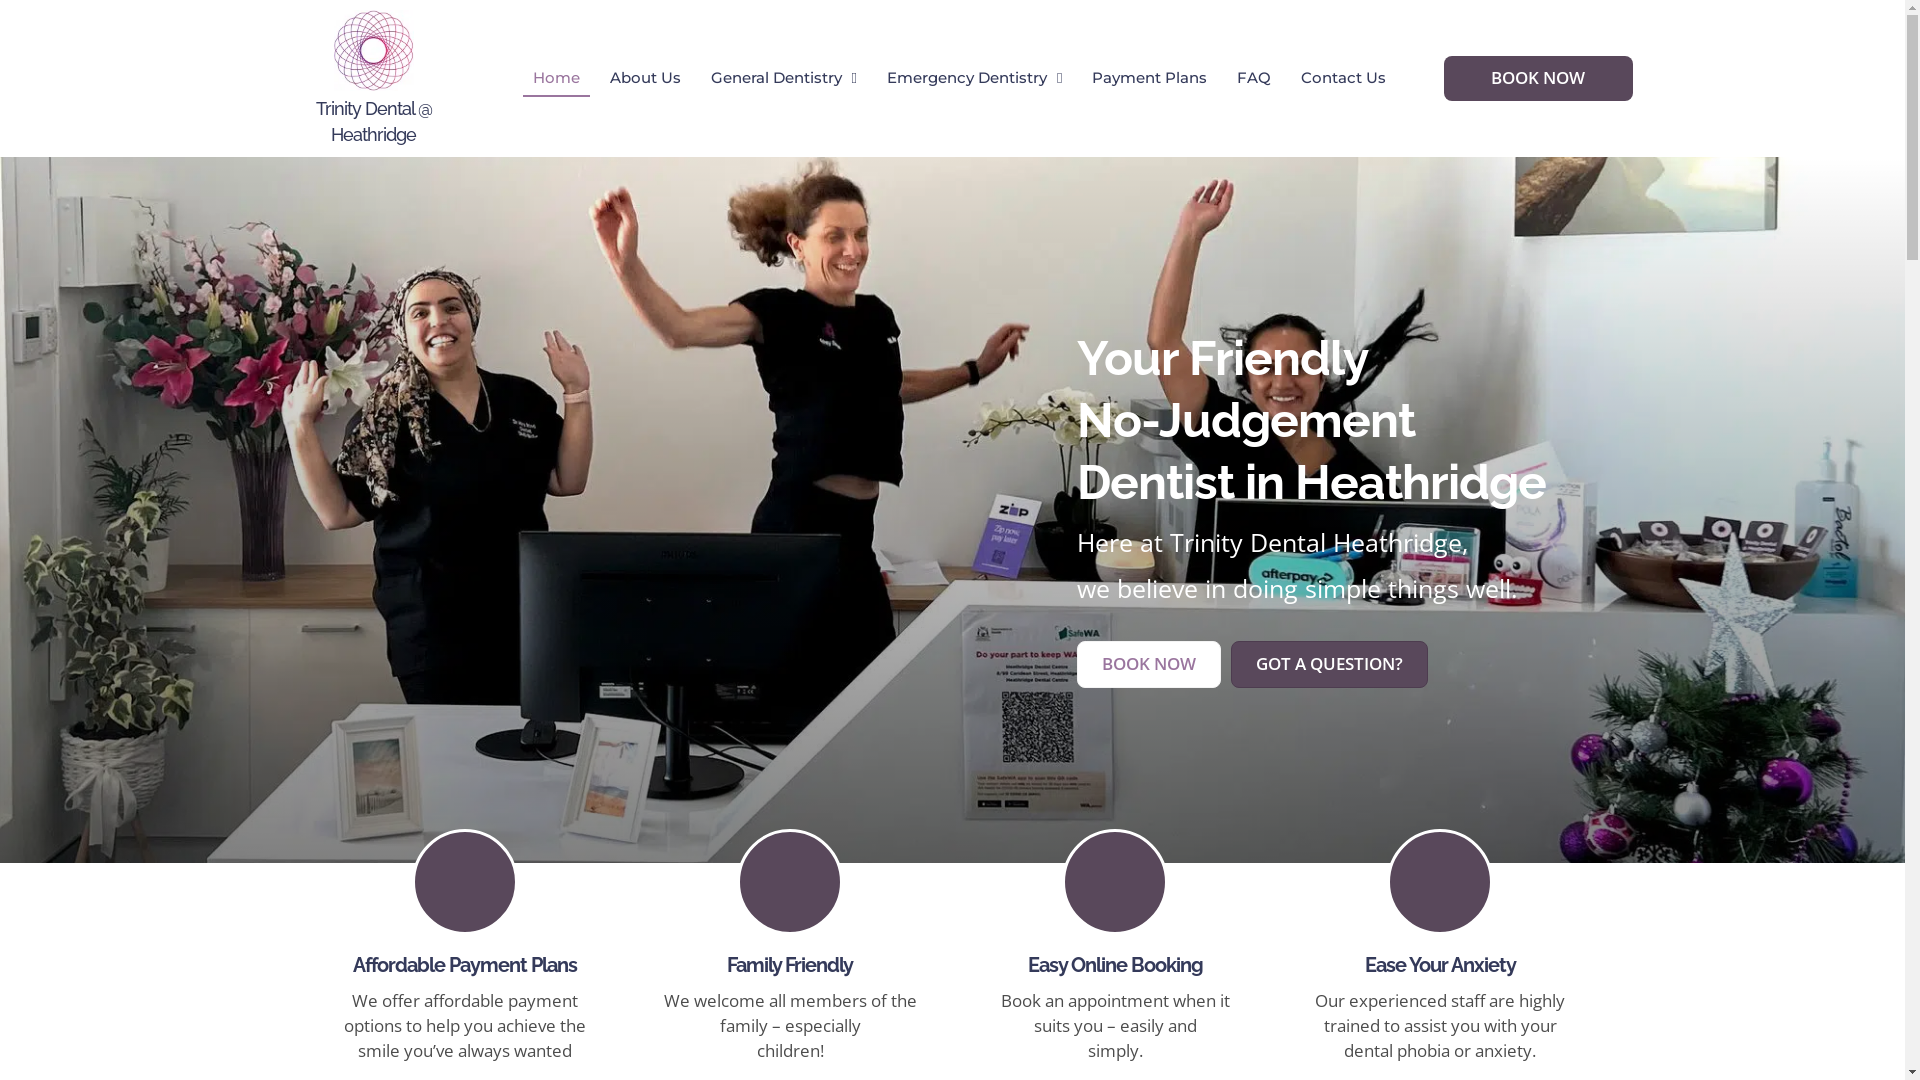 The image size is (1920, 1080). I want to click on 'Emergency Dentistry', so click(974, 77).